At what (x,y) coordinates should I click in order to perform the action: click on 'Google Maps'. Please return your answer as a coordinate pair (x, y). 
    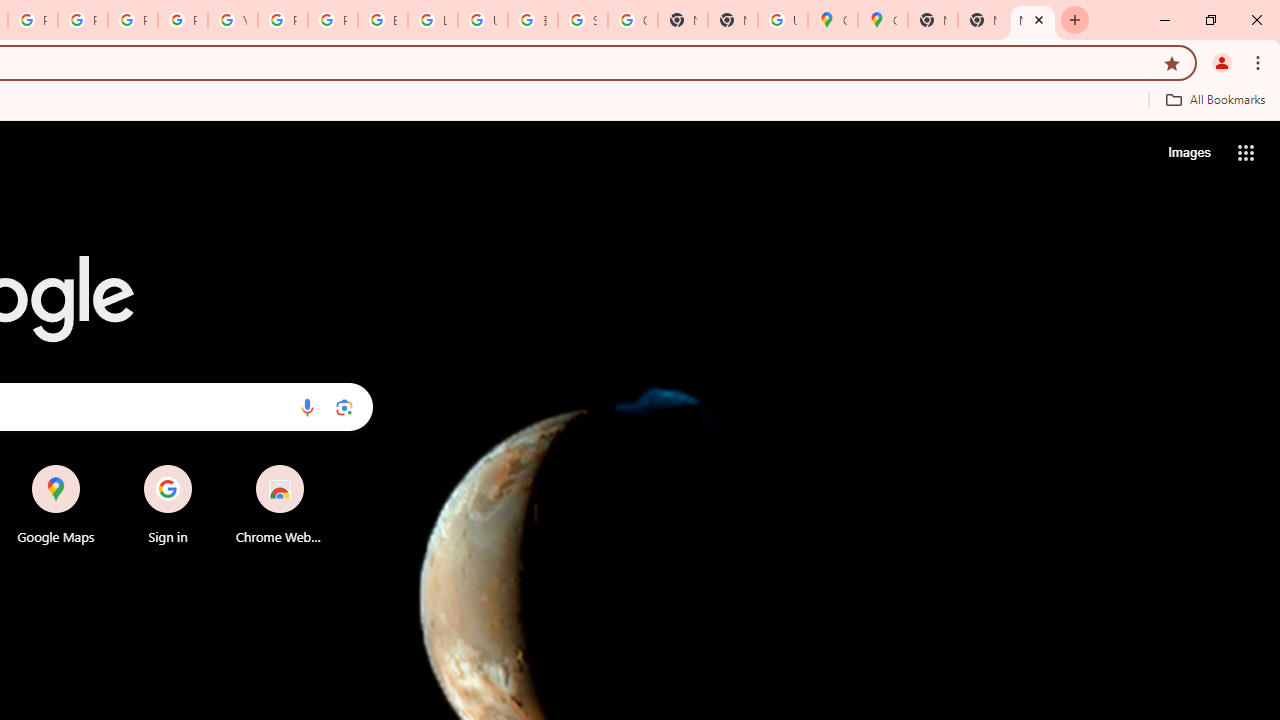
    Looking at the image, I should click on (56, 504).